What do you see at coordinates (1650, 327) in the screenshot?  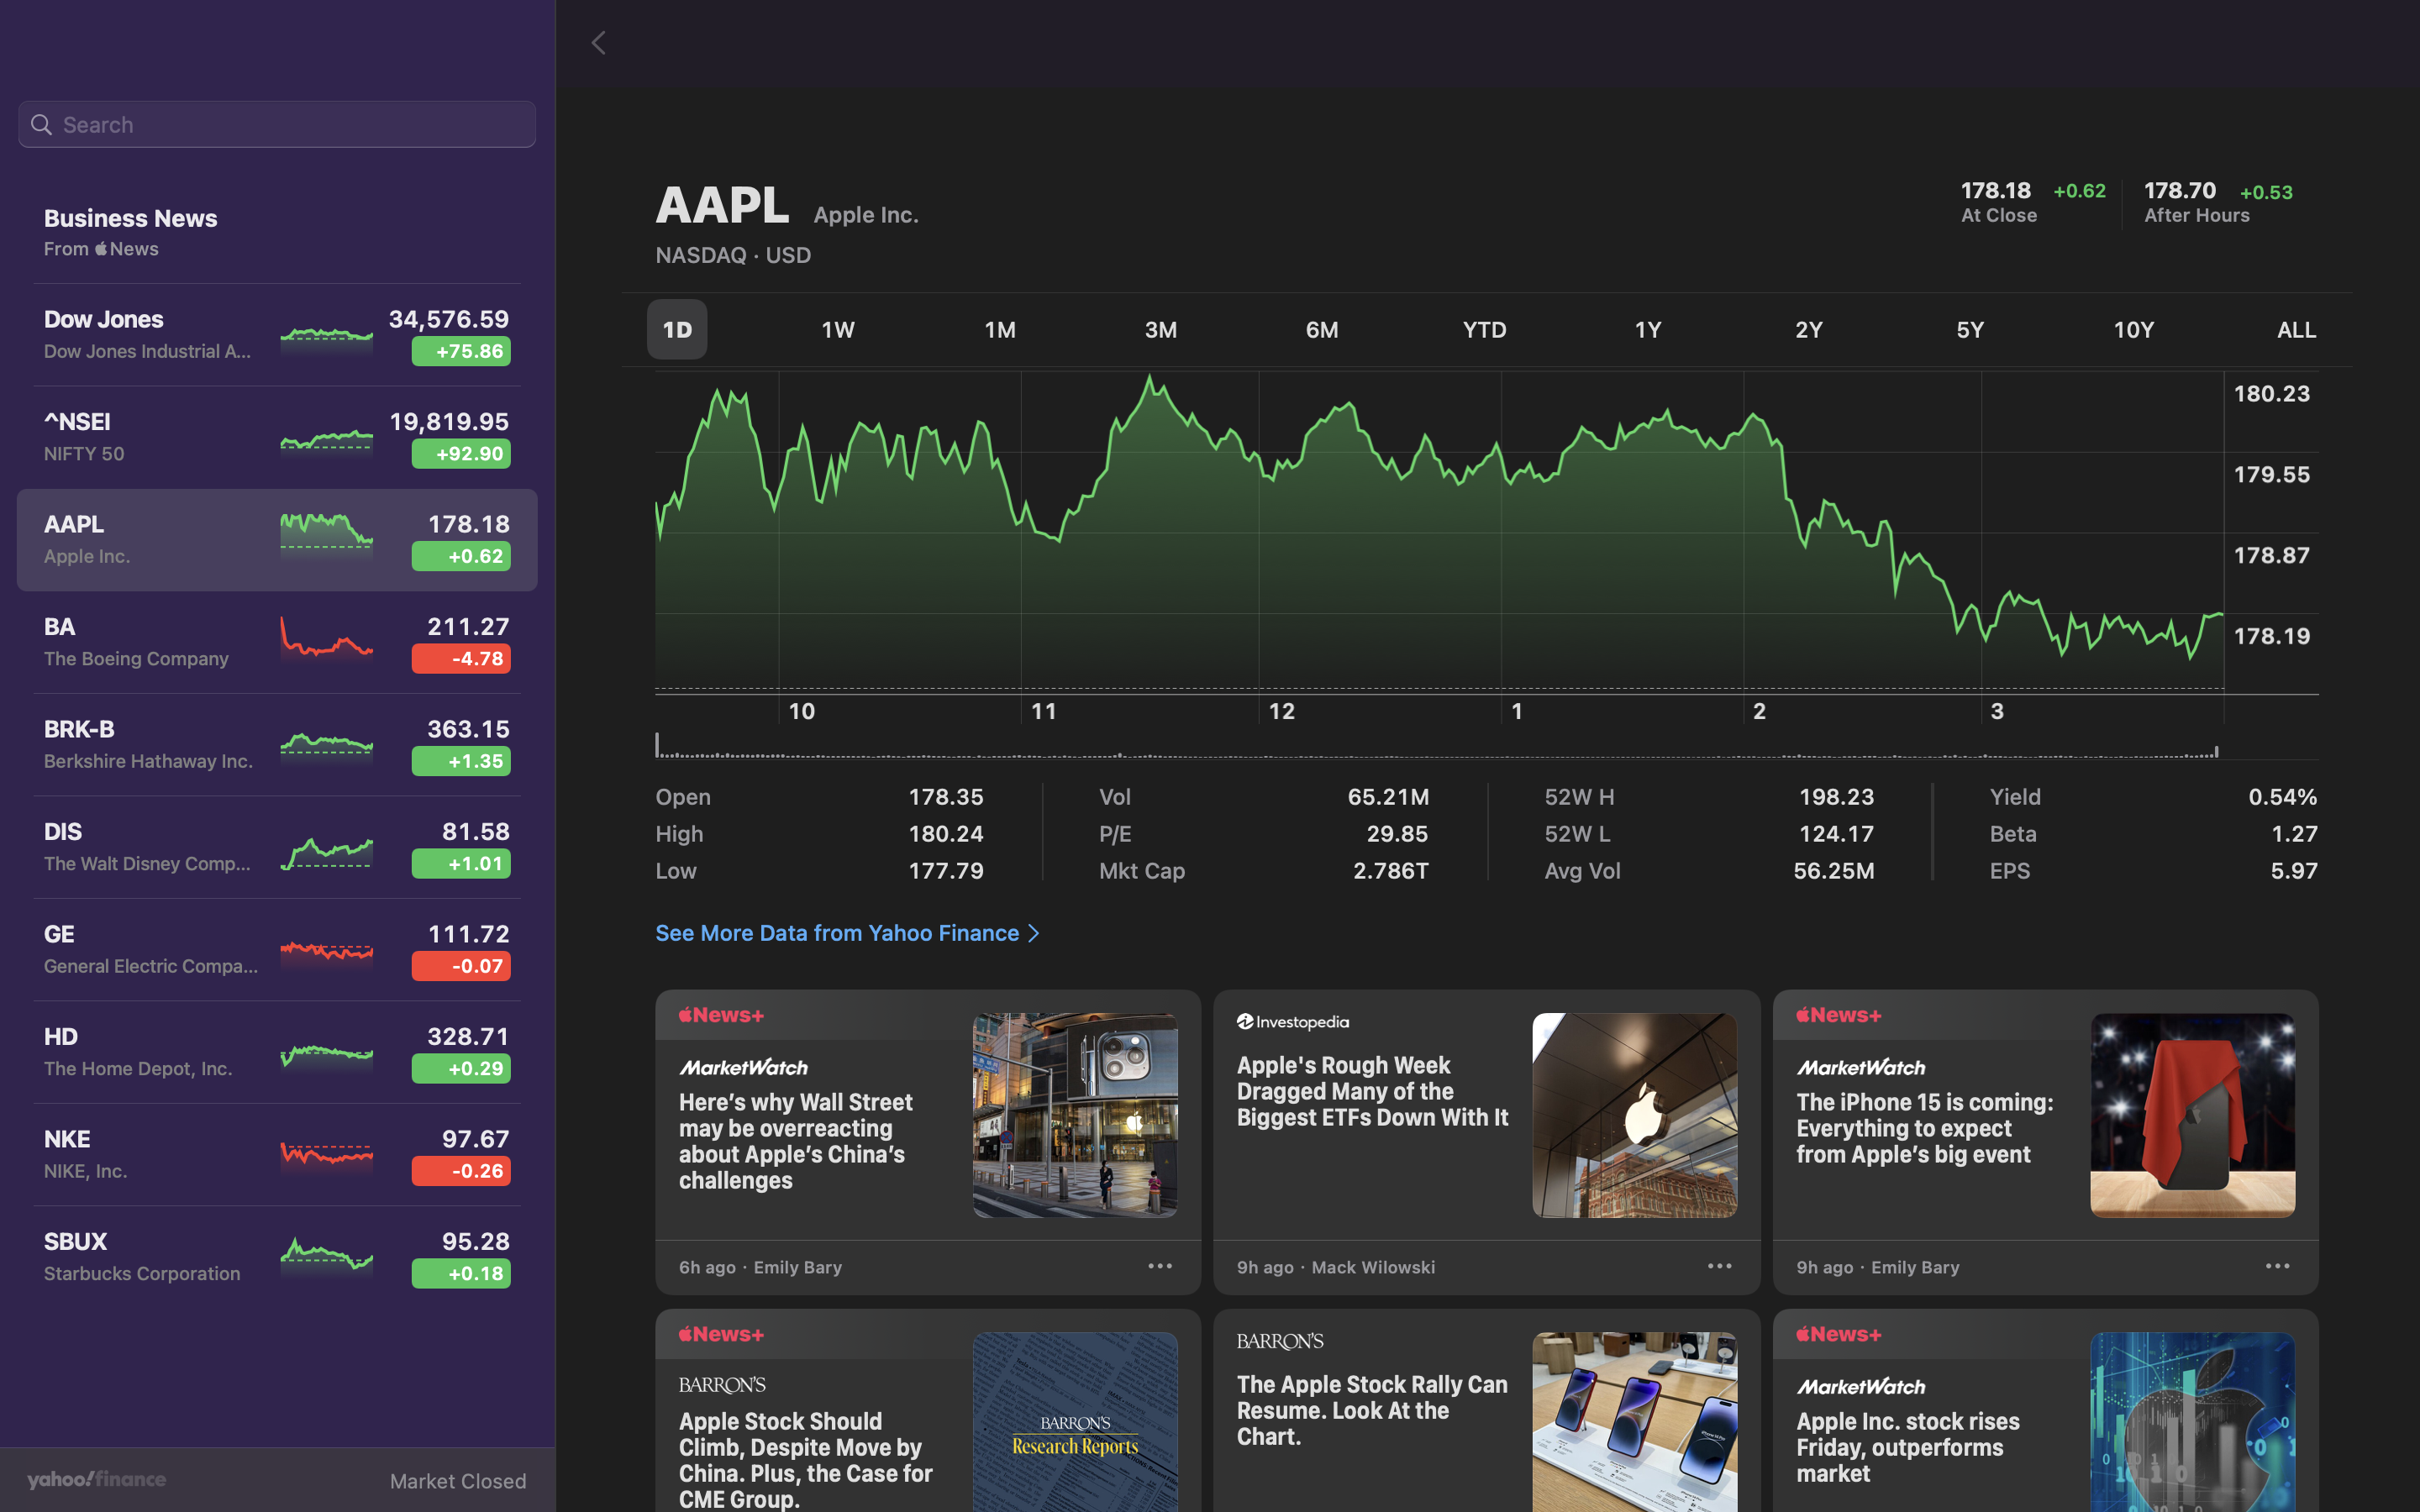 I see `Check the stock change for the past year` at bounding box center [1650, 327].